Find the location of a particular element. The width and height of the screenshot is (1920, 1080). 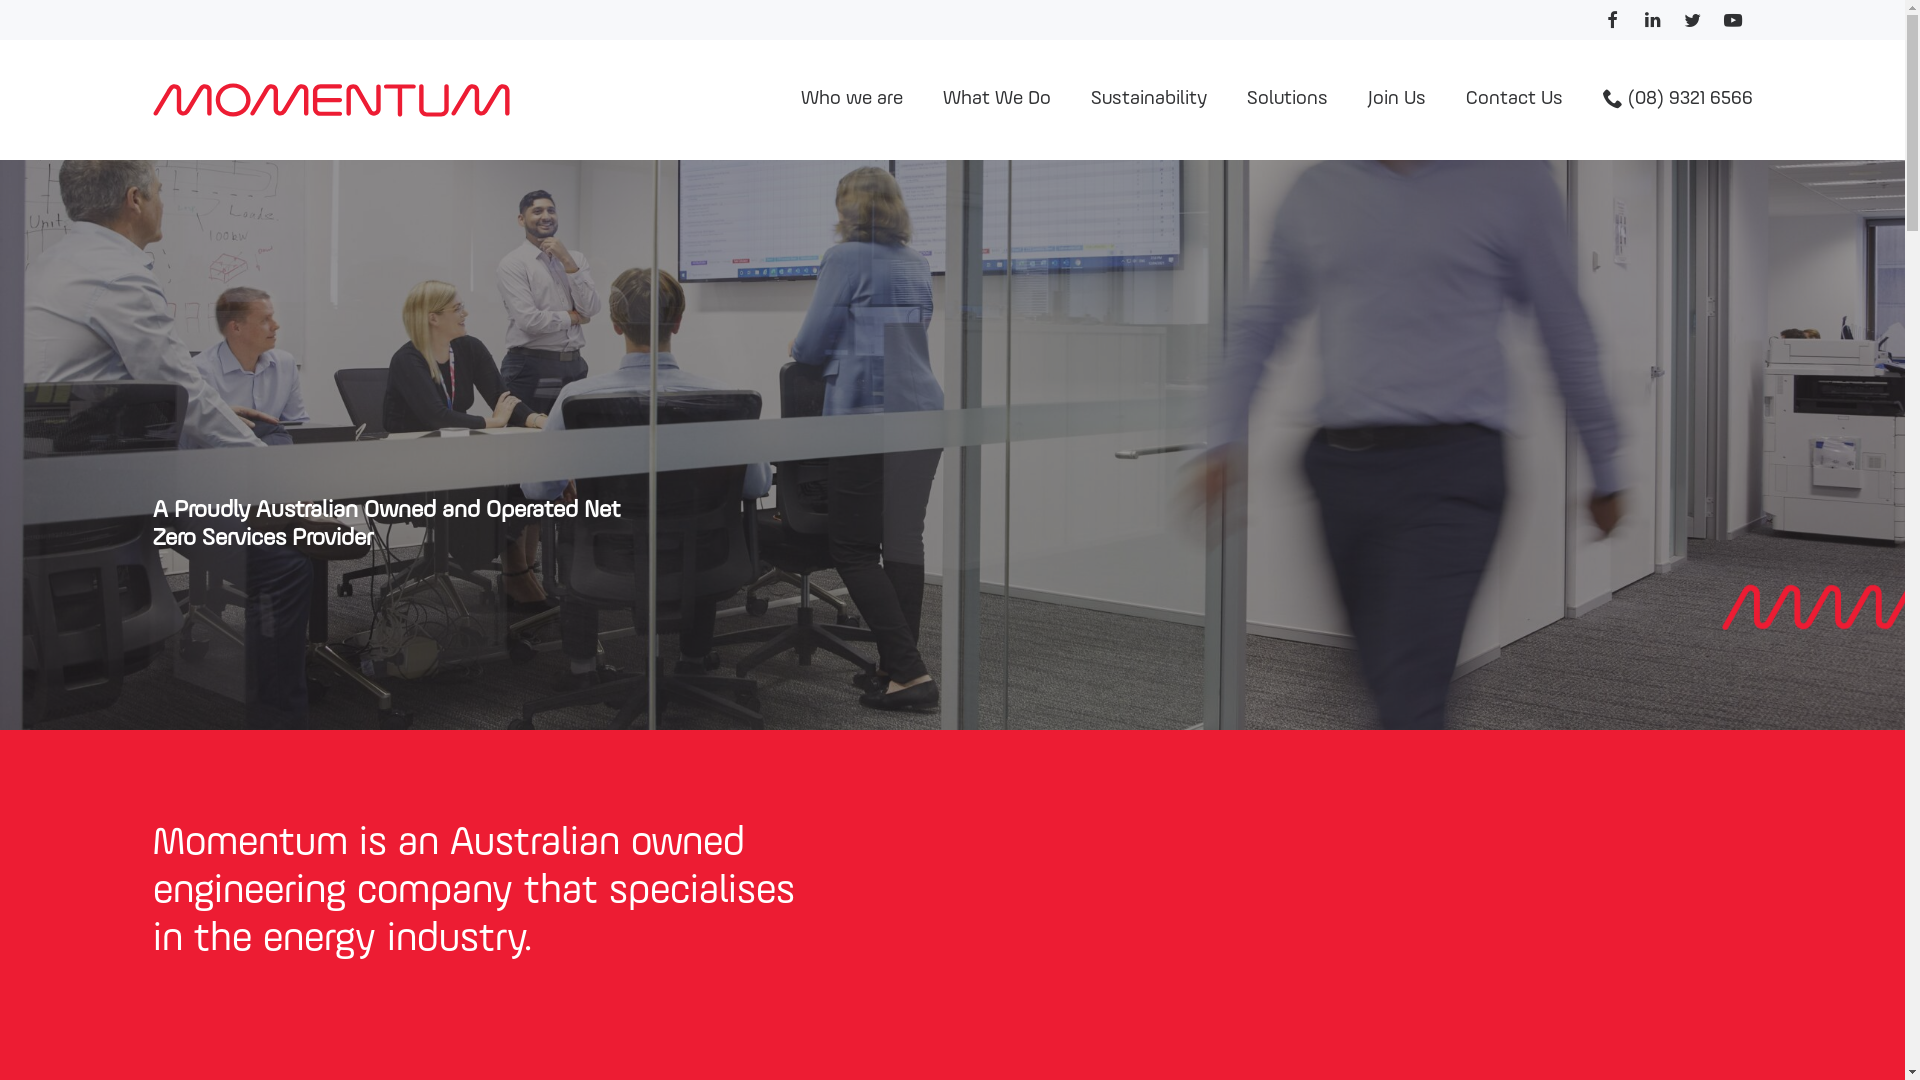

'(08) 9321 6566' is located at coordinates (1676, 100).